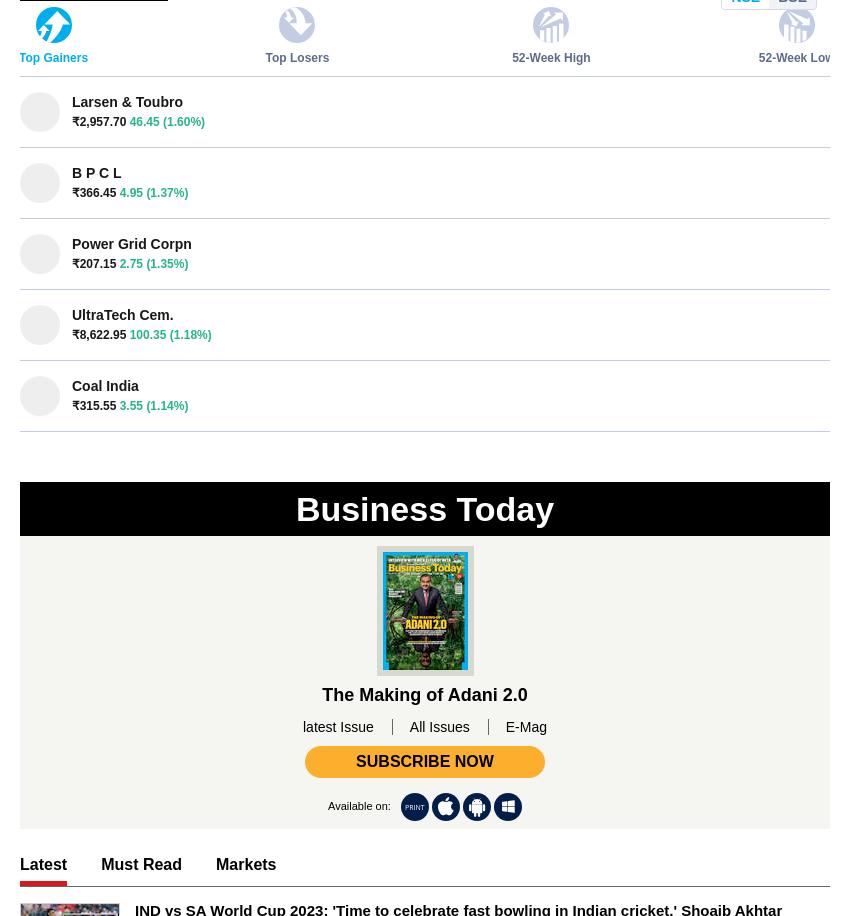 This screenshot has width=850, height=916. What do you see at coordinates (358, 805) in the screenshot?
I see `'Available on:'` at bounding box center [358, 805].